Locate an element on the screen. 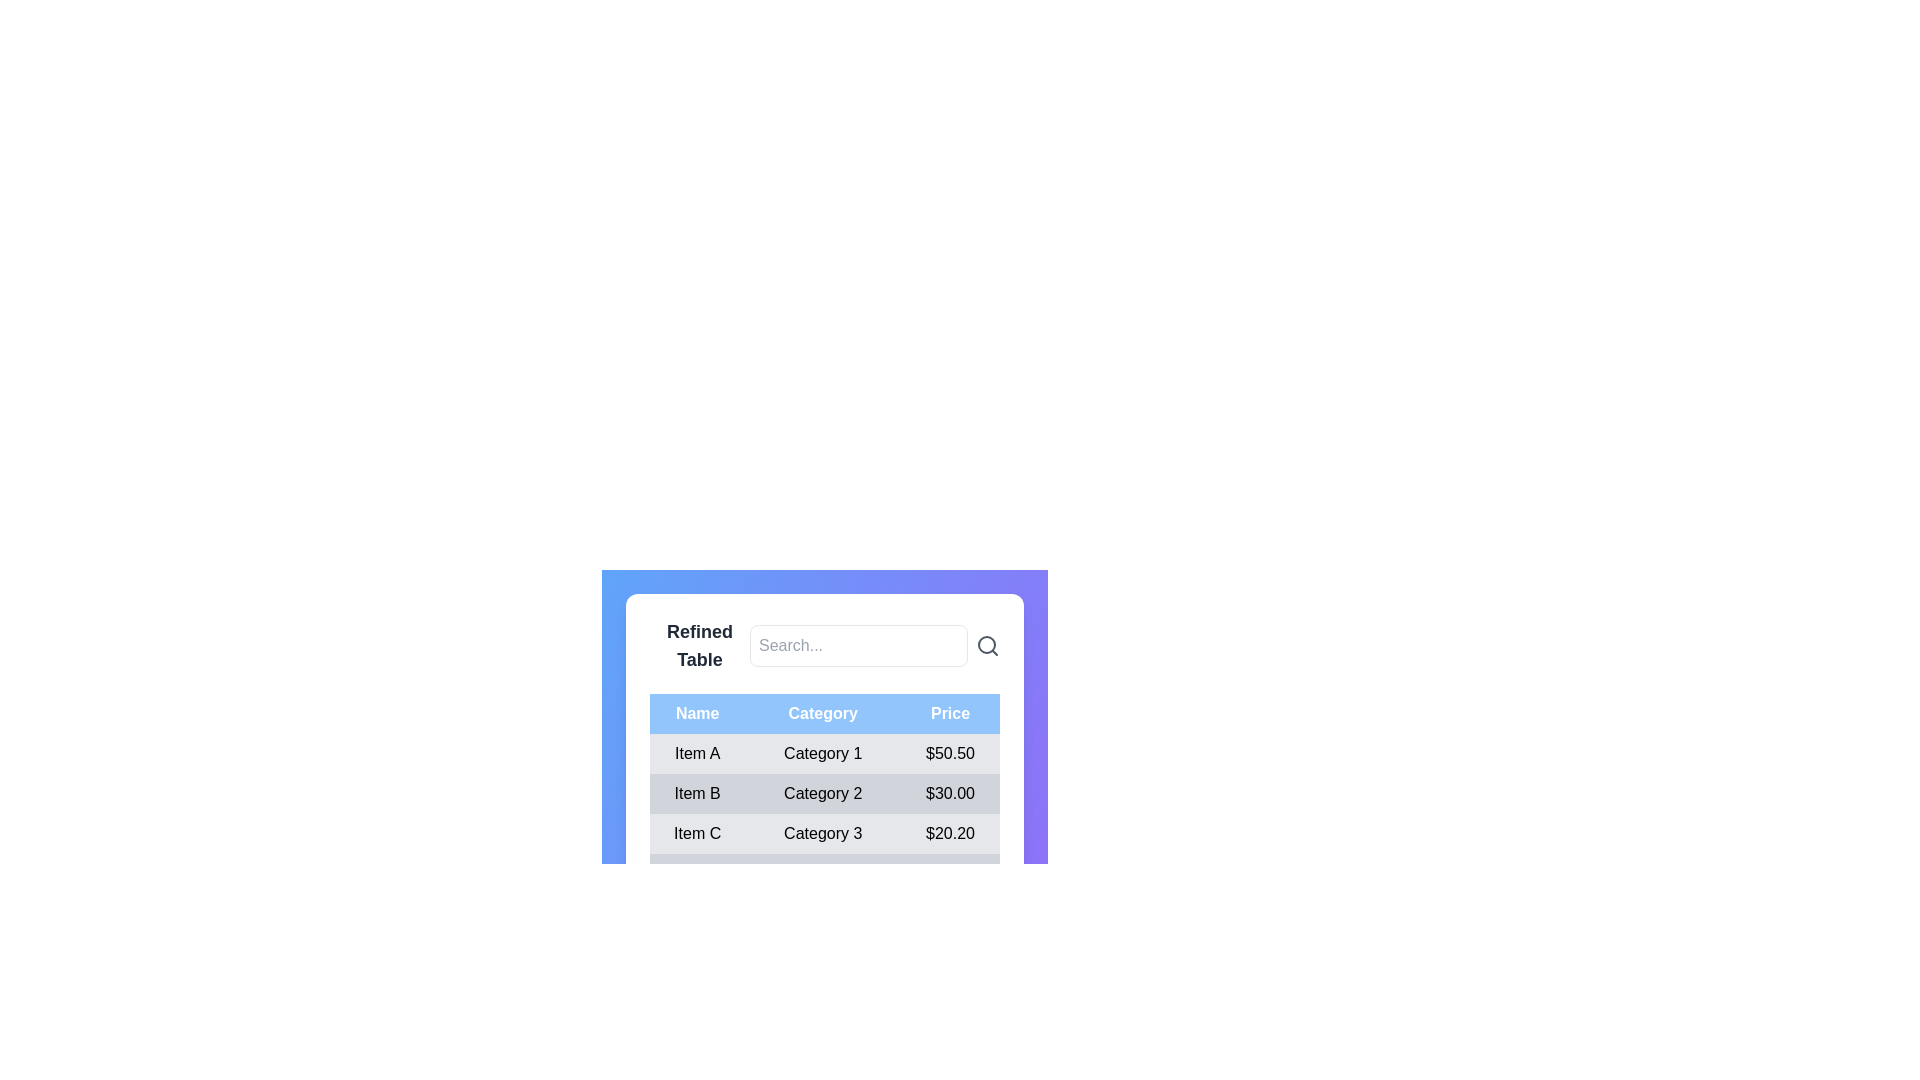 This screenshot has width=1920, height=1080. the first row in the table, which contains the cells 'Item A', 'Category 1', and '$50.50' is located at coordinates (825, 753).